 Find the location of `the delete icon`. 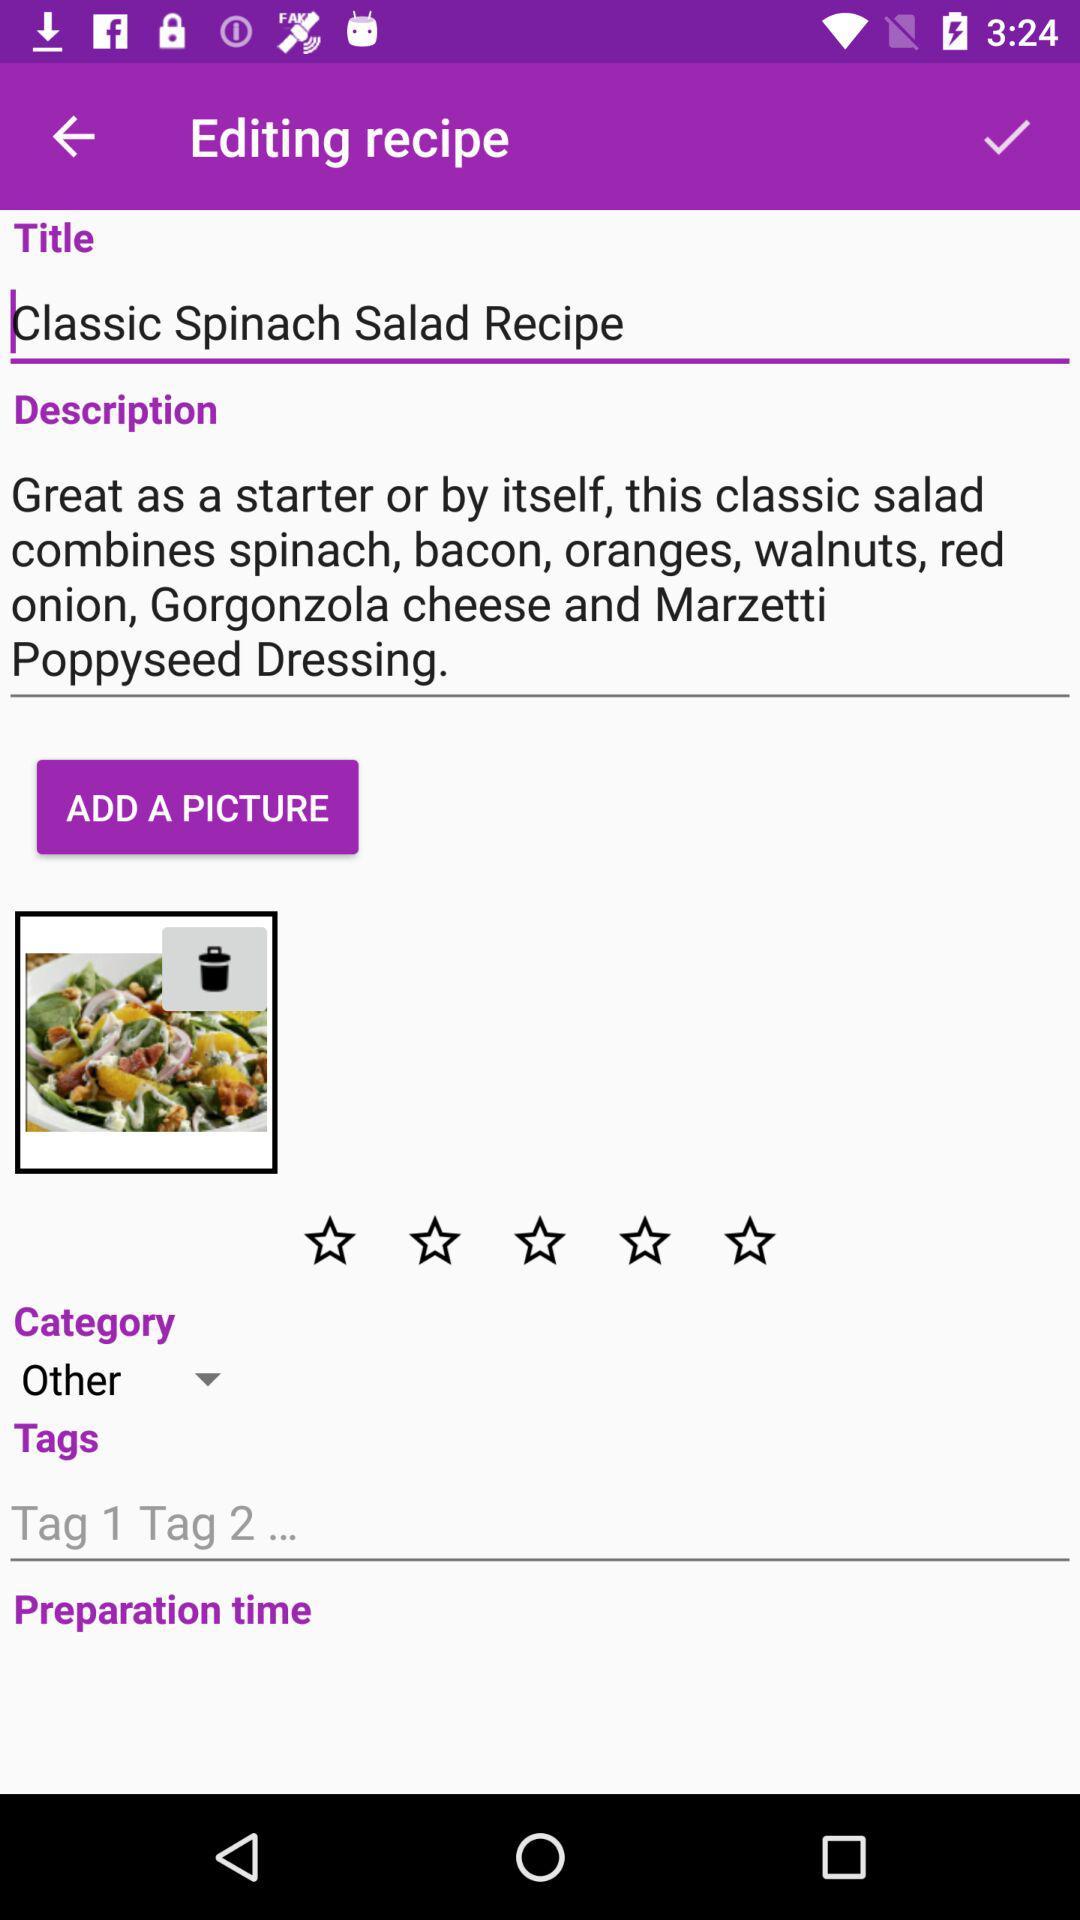

the delete icon is located at coordinates (214, 969).